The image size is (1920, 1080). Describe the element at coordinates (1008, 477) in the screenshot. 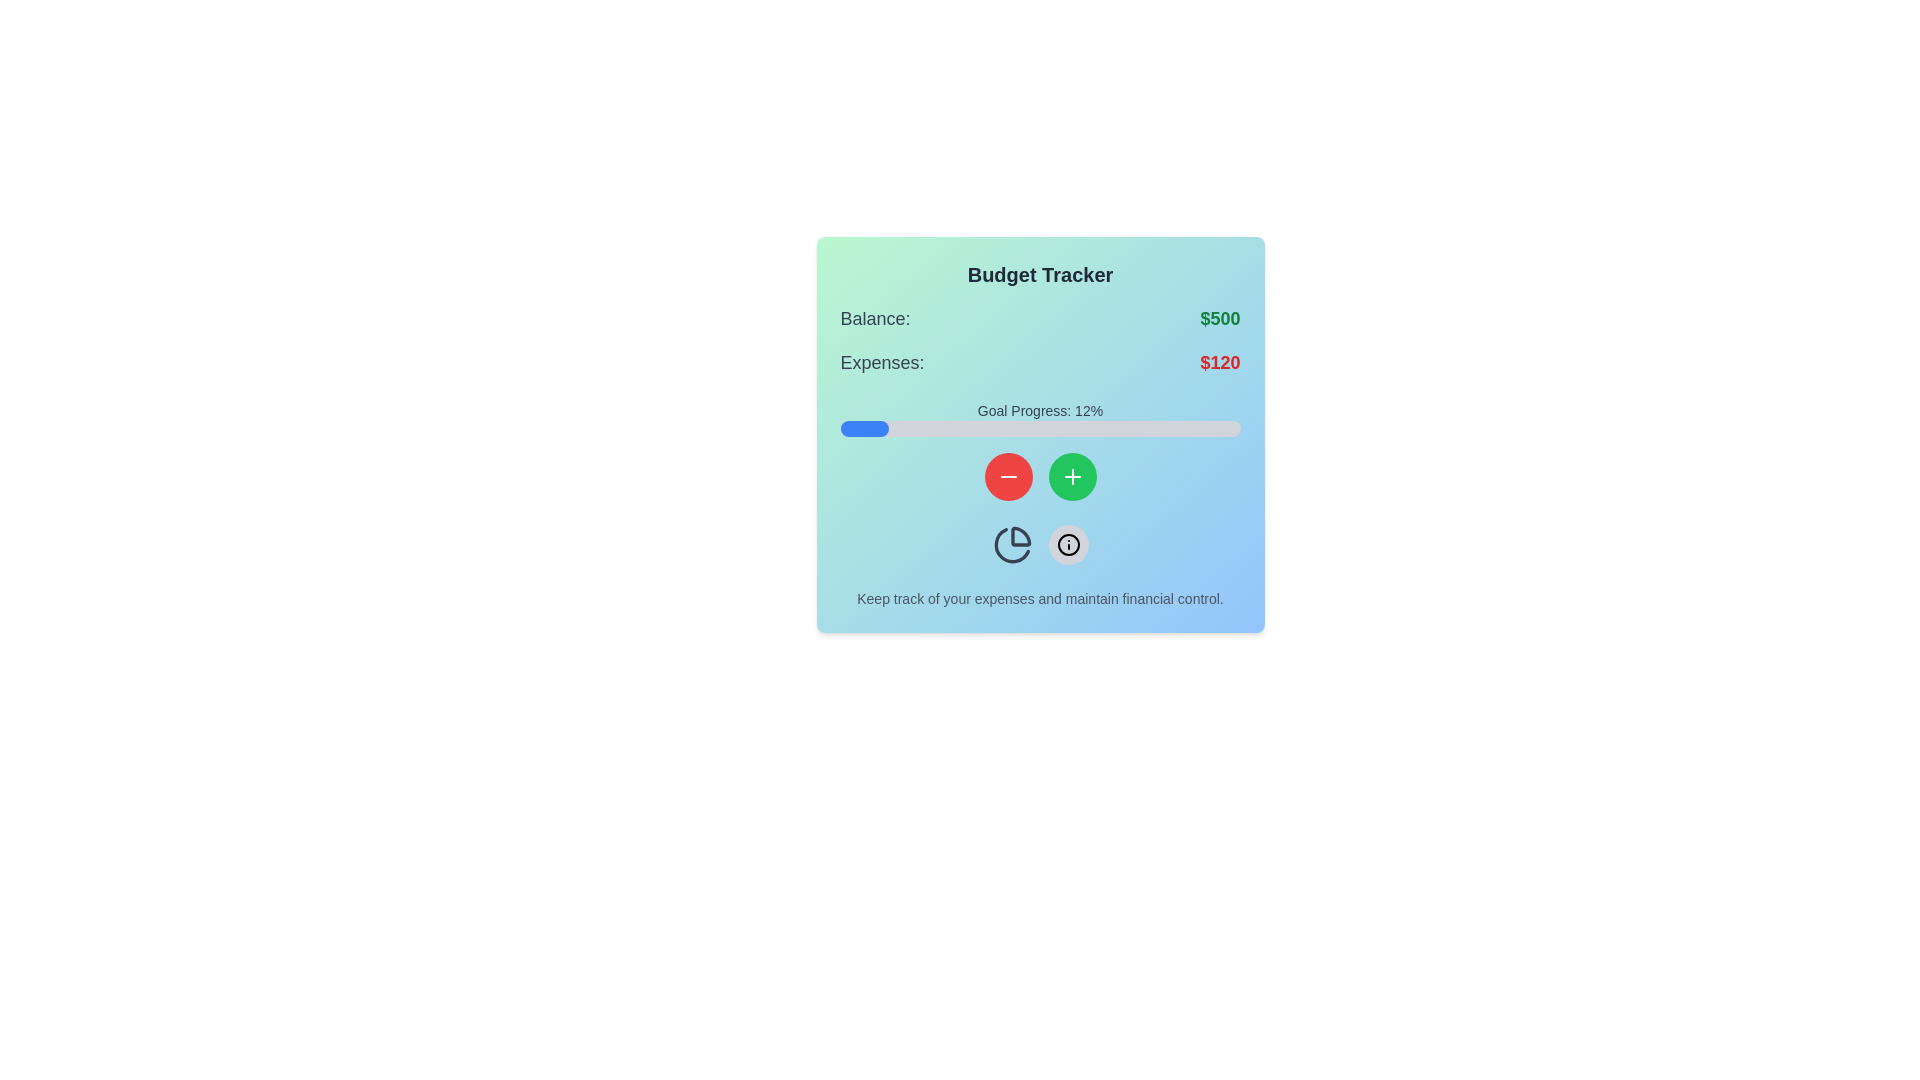

I see `the subtract button located in the second row of the interface, which is the leftmost button adjacent to a green circular plus button` at that location.